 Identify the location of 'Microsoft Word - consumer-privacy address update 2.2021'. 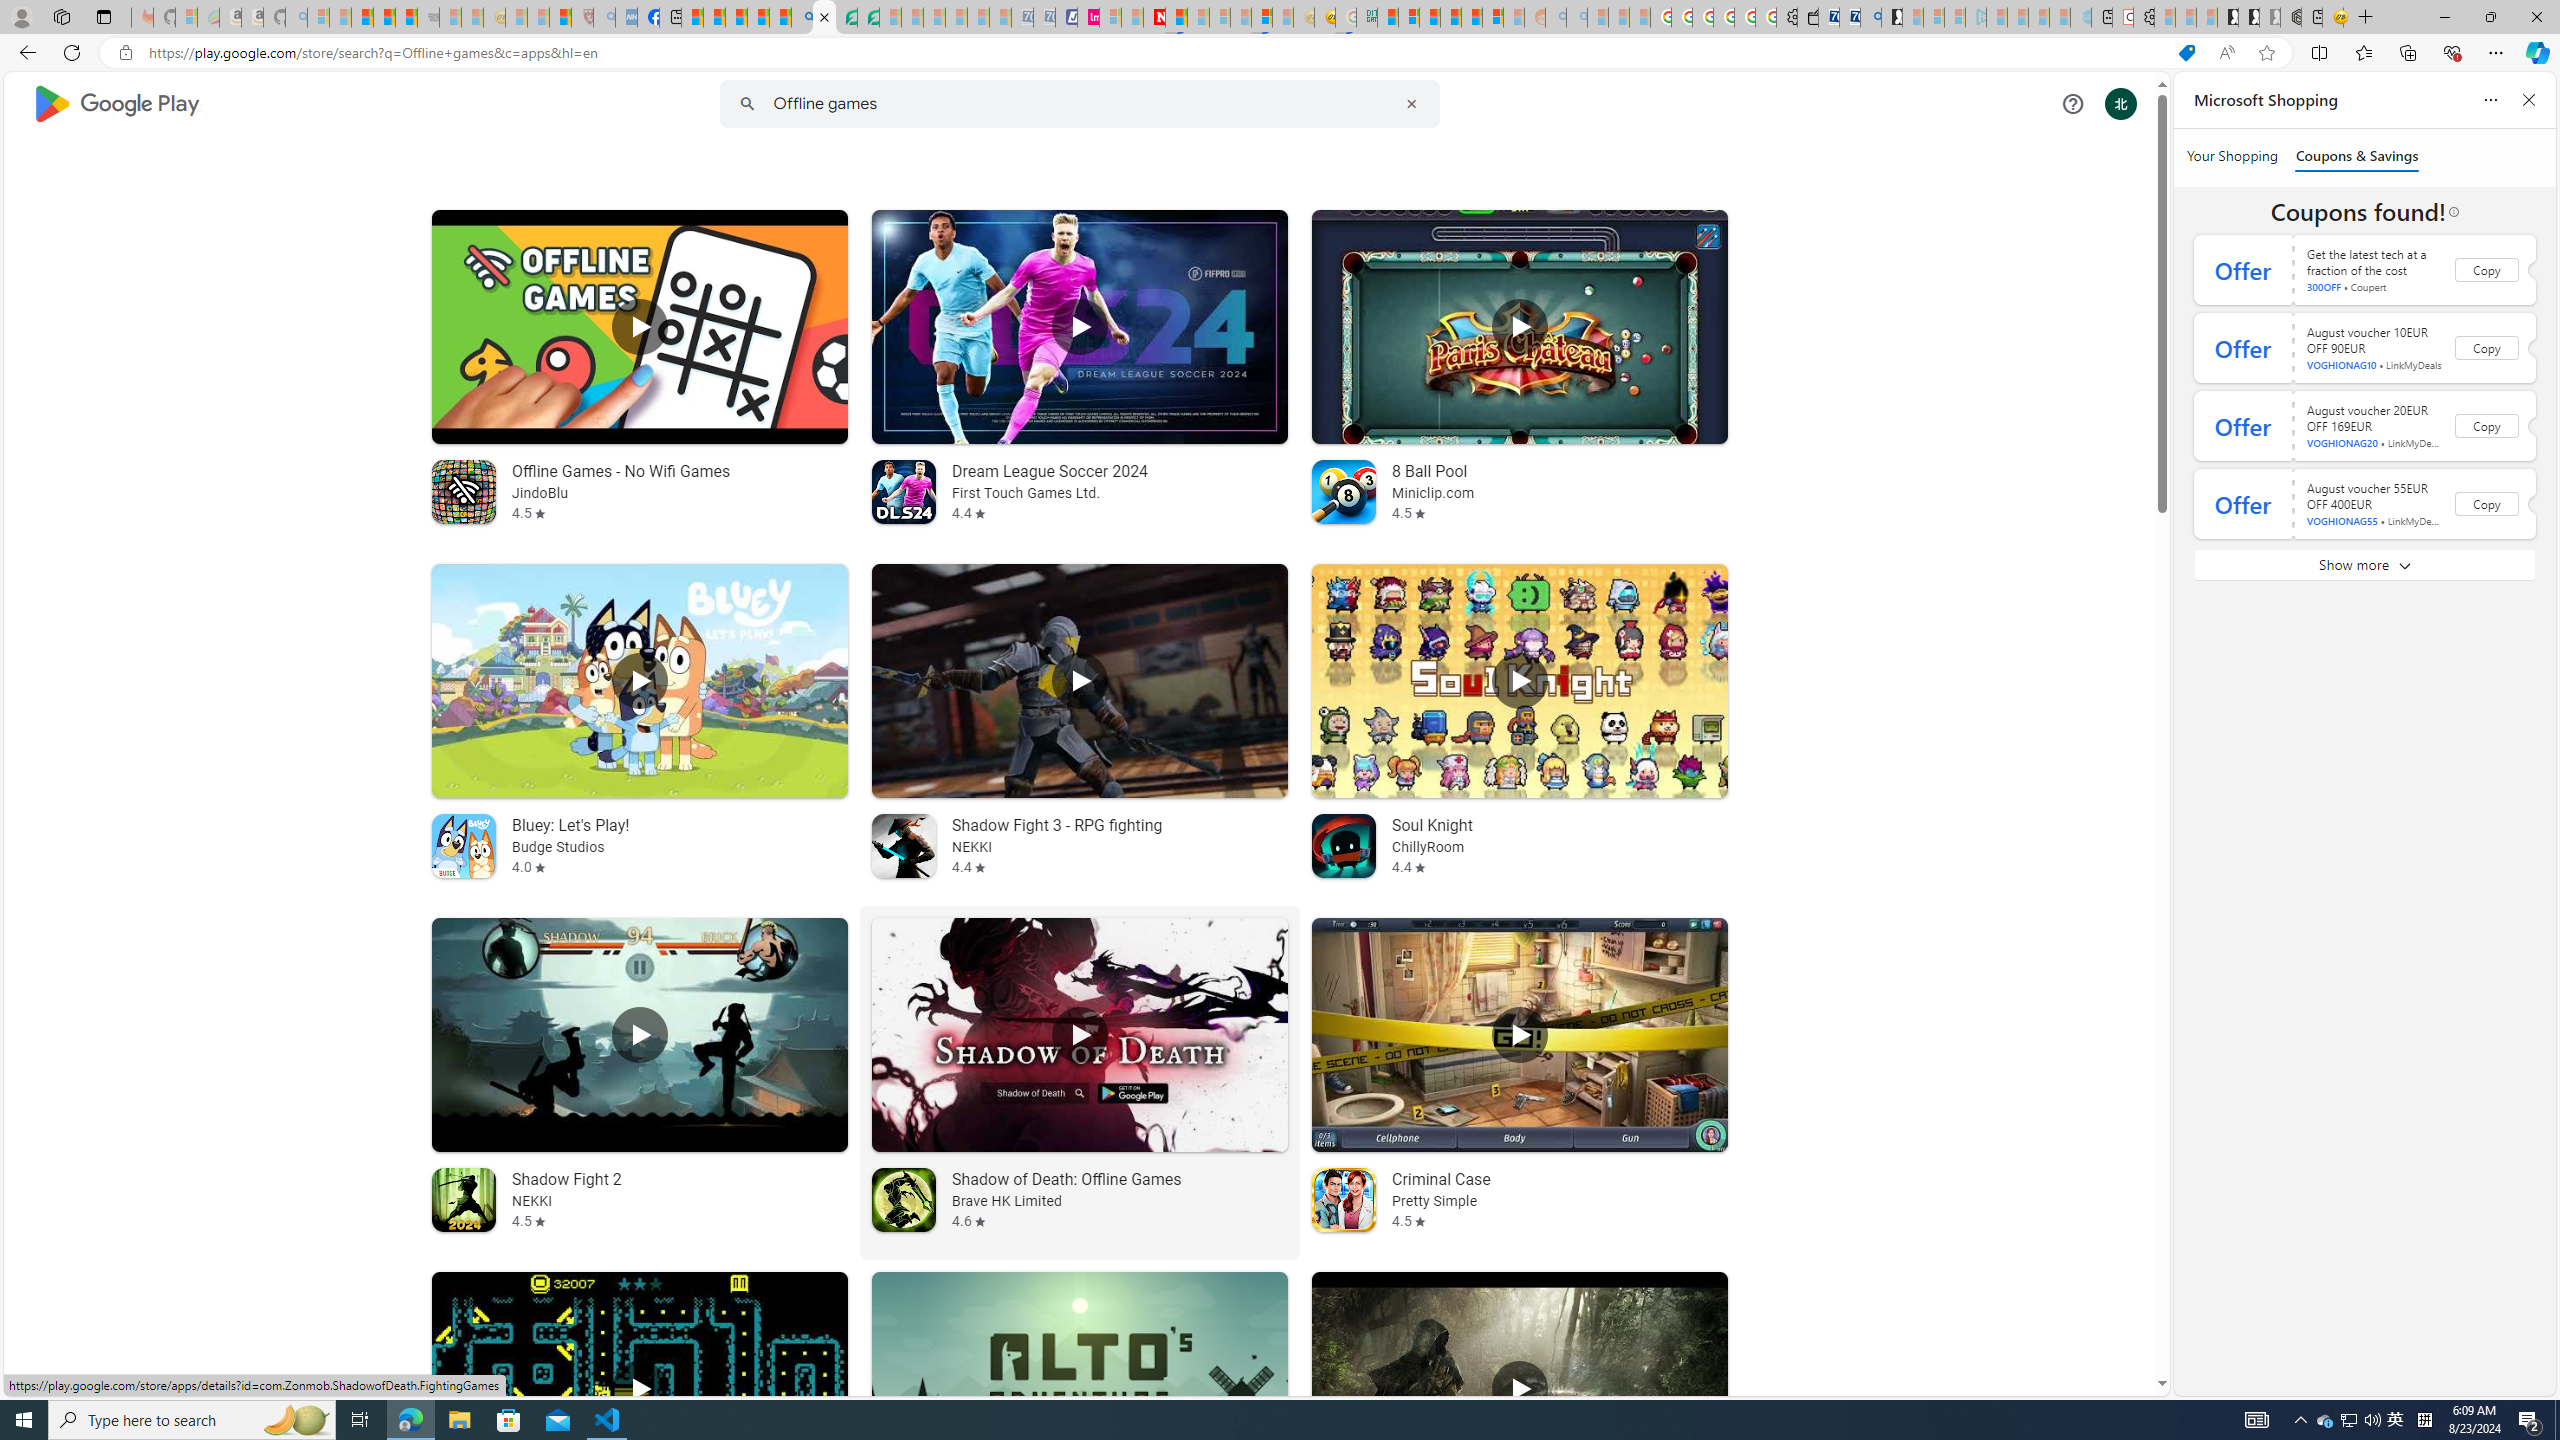
(868, 16).